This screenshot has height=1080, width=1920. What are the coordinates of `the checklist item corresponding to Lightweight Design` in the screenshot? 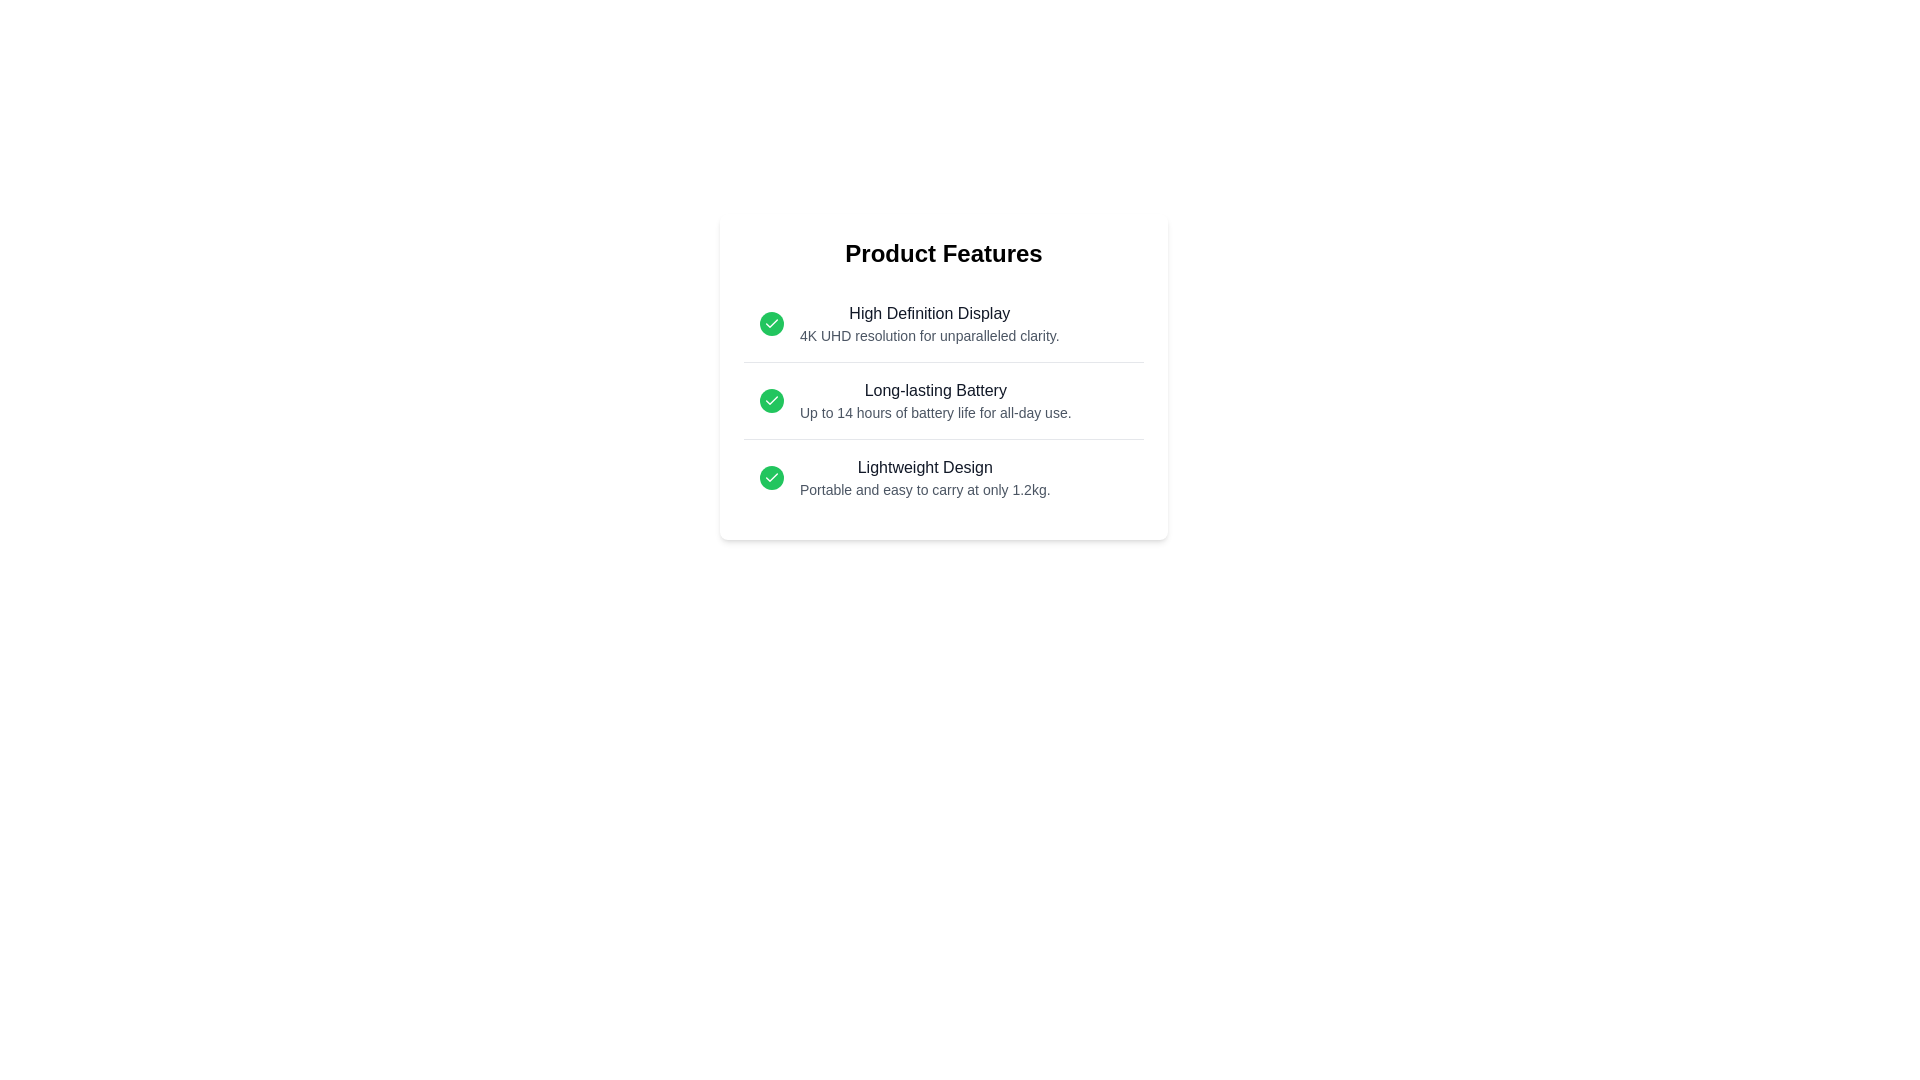 It's located at (943, 478).